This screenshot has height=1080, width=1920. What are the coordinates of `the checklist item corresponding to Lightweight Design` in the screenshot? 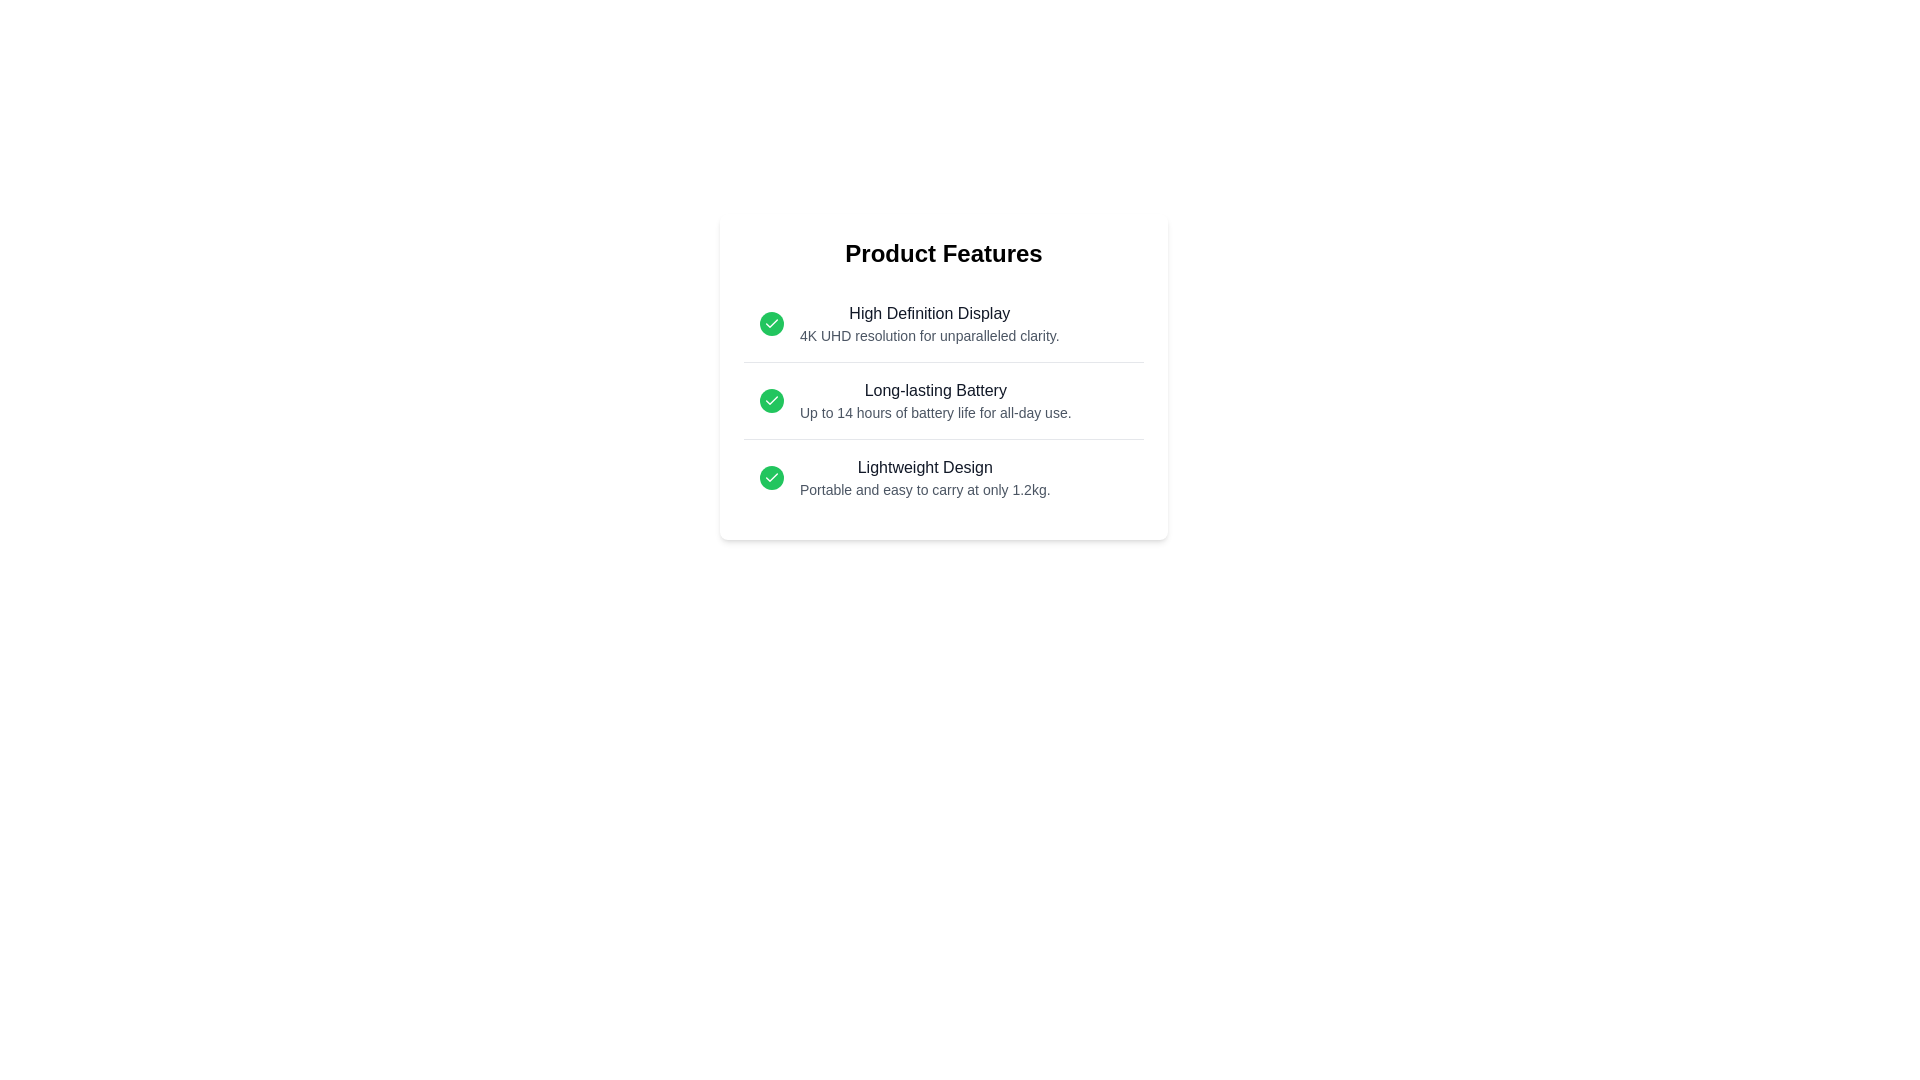 It's located at (943, 478).